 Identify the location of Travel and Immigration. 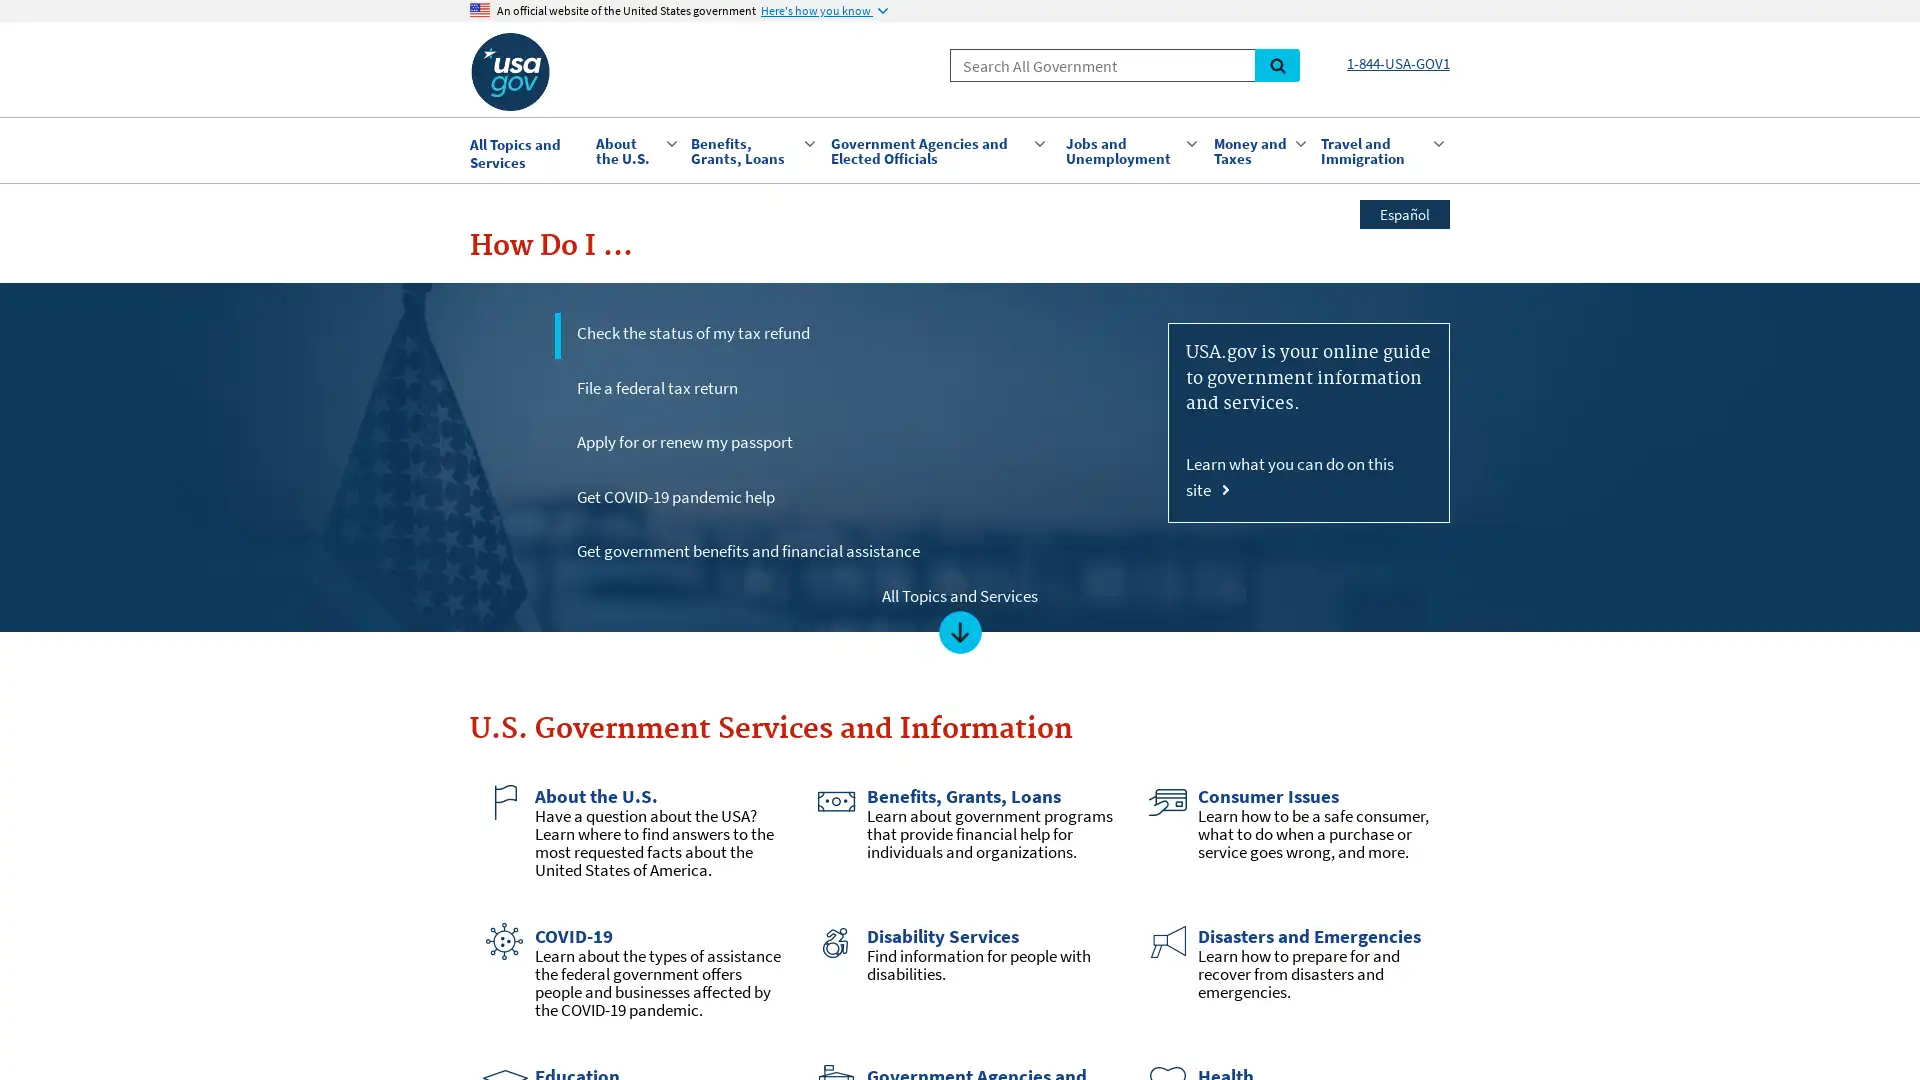
(1379, 149).